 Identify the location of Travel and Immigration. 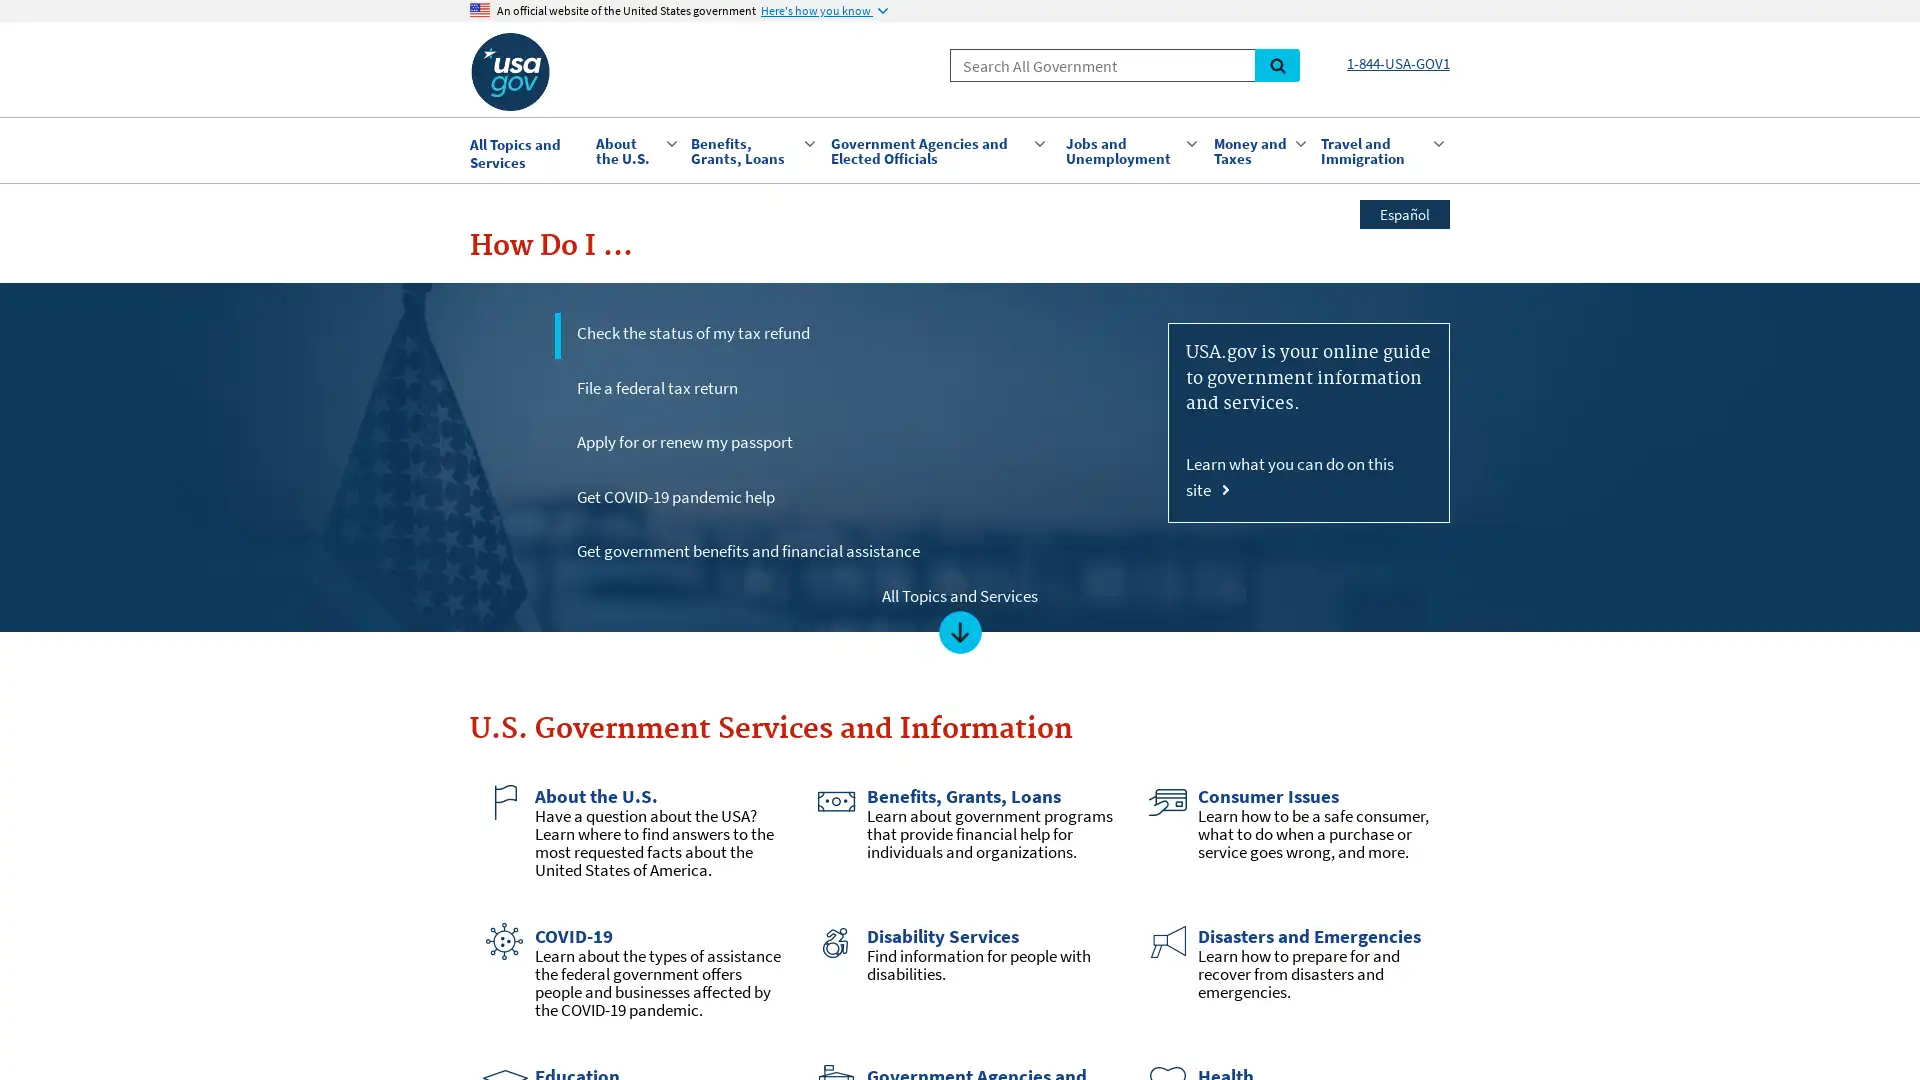
(1379, 149).